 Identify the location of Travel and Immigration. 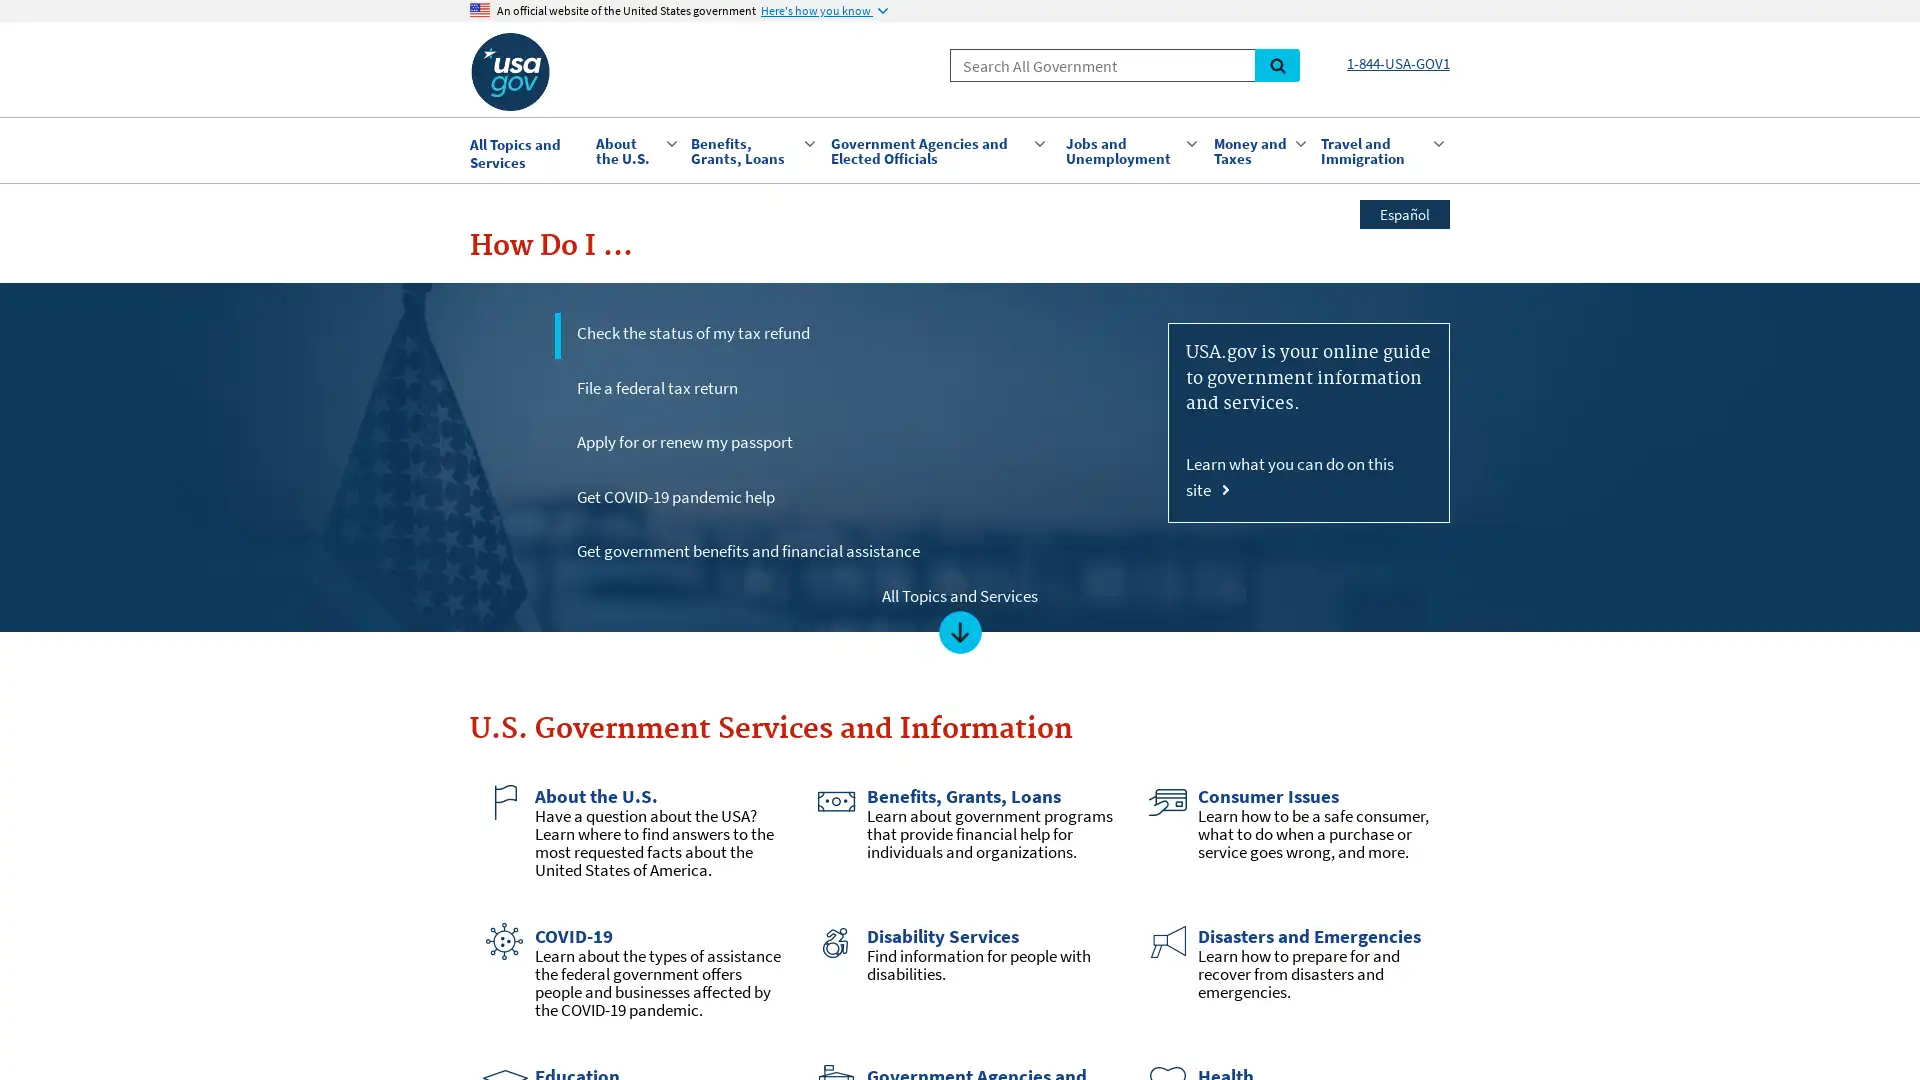
(1379, 149).